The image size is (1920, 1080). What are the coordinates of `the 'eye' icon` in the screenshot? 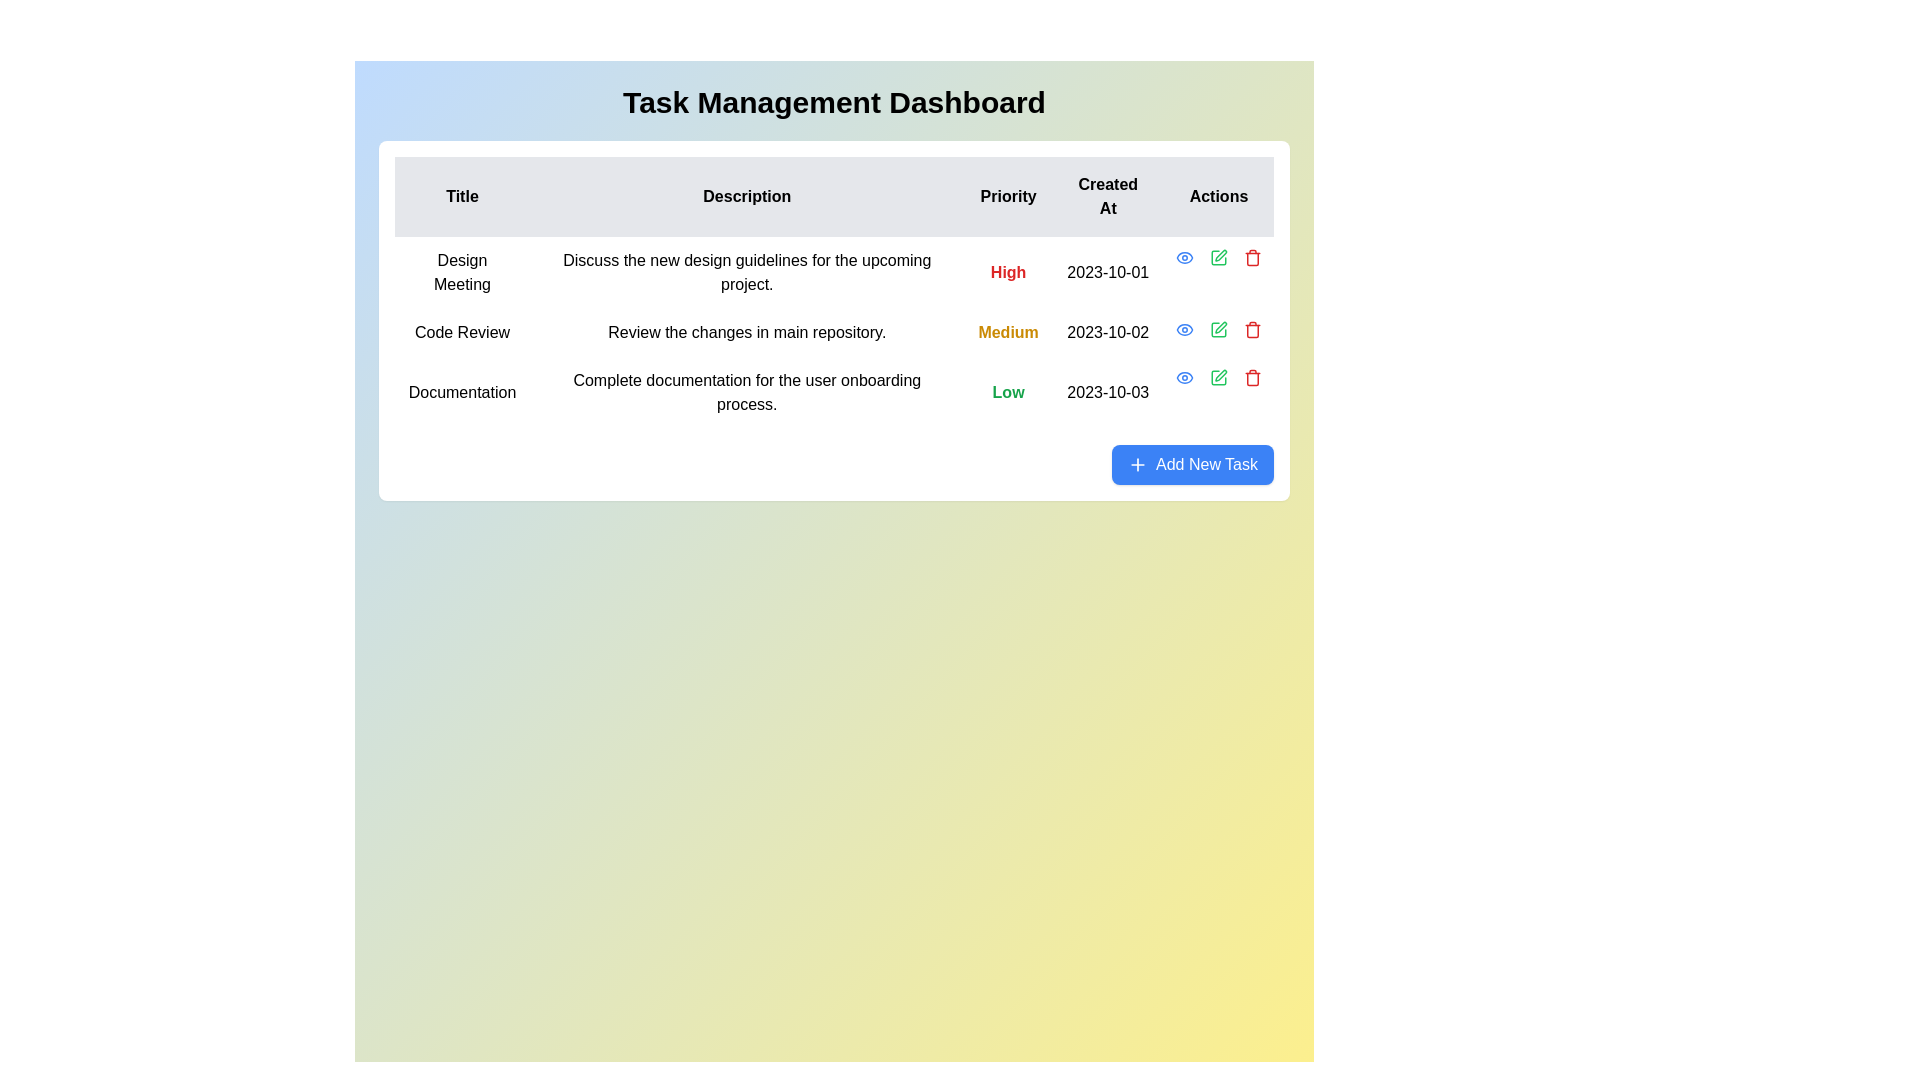 It's located at (1185, 257).